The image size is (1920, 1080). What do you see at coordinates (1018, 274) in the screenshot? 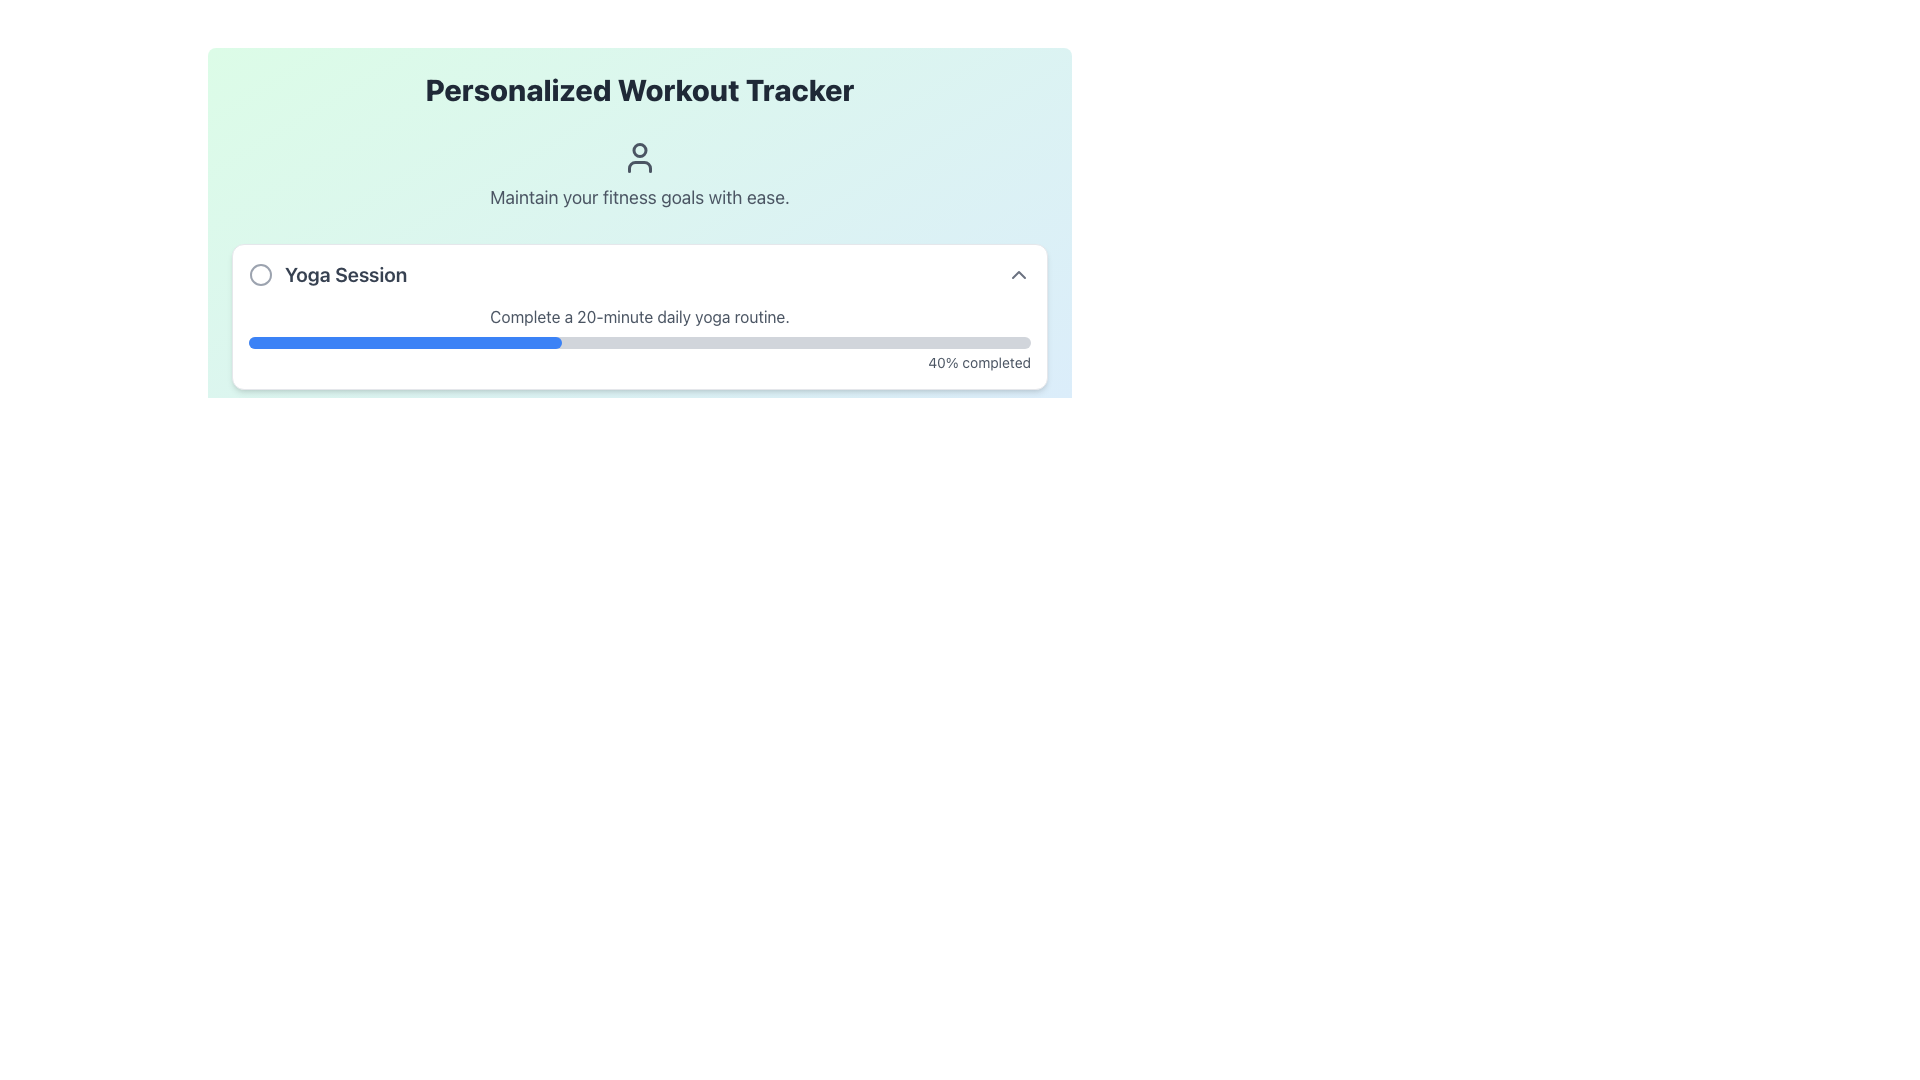
I see `the gray chevron up icon located at the far right of the 'Yoga Session' list item` at bounding box center [1018, 274].